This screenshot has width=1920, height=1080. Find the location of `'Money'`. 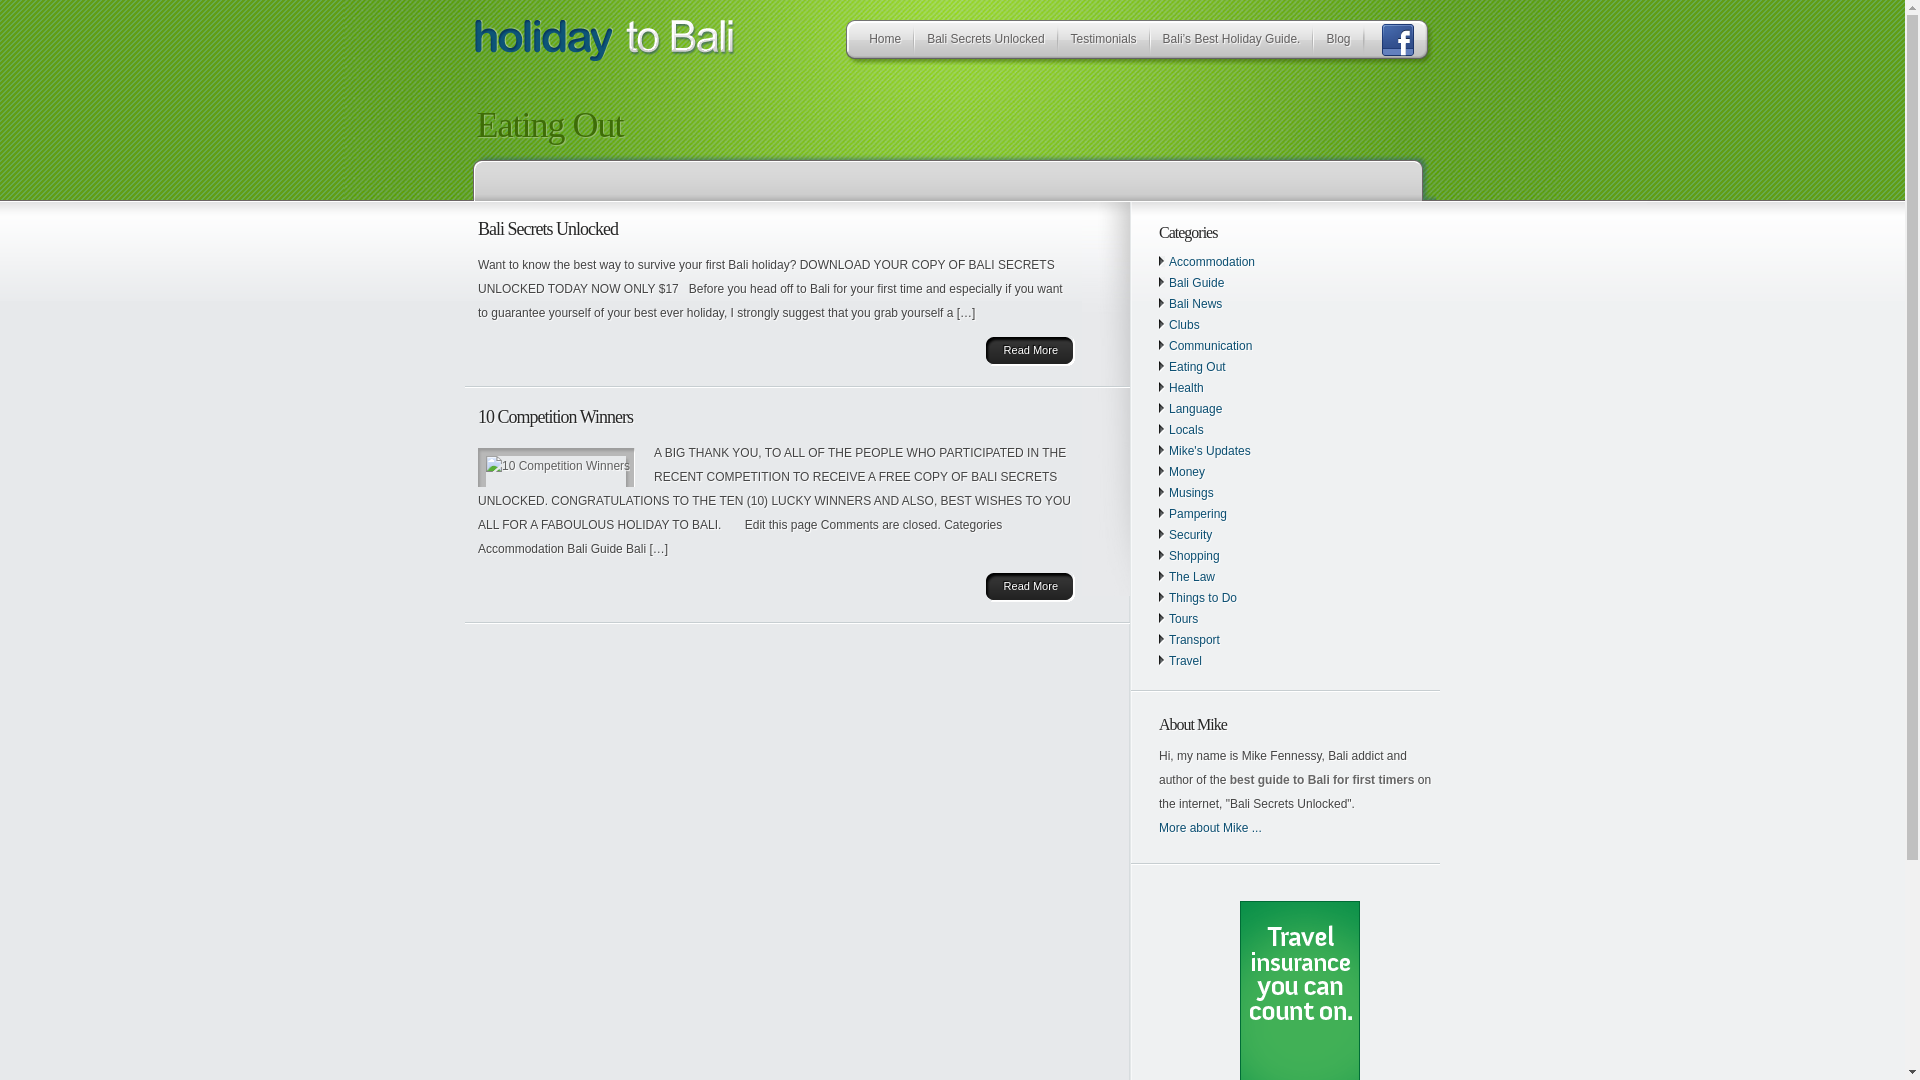

'Money' is located at coordinates (1186, 471).